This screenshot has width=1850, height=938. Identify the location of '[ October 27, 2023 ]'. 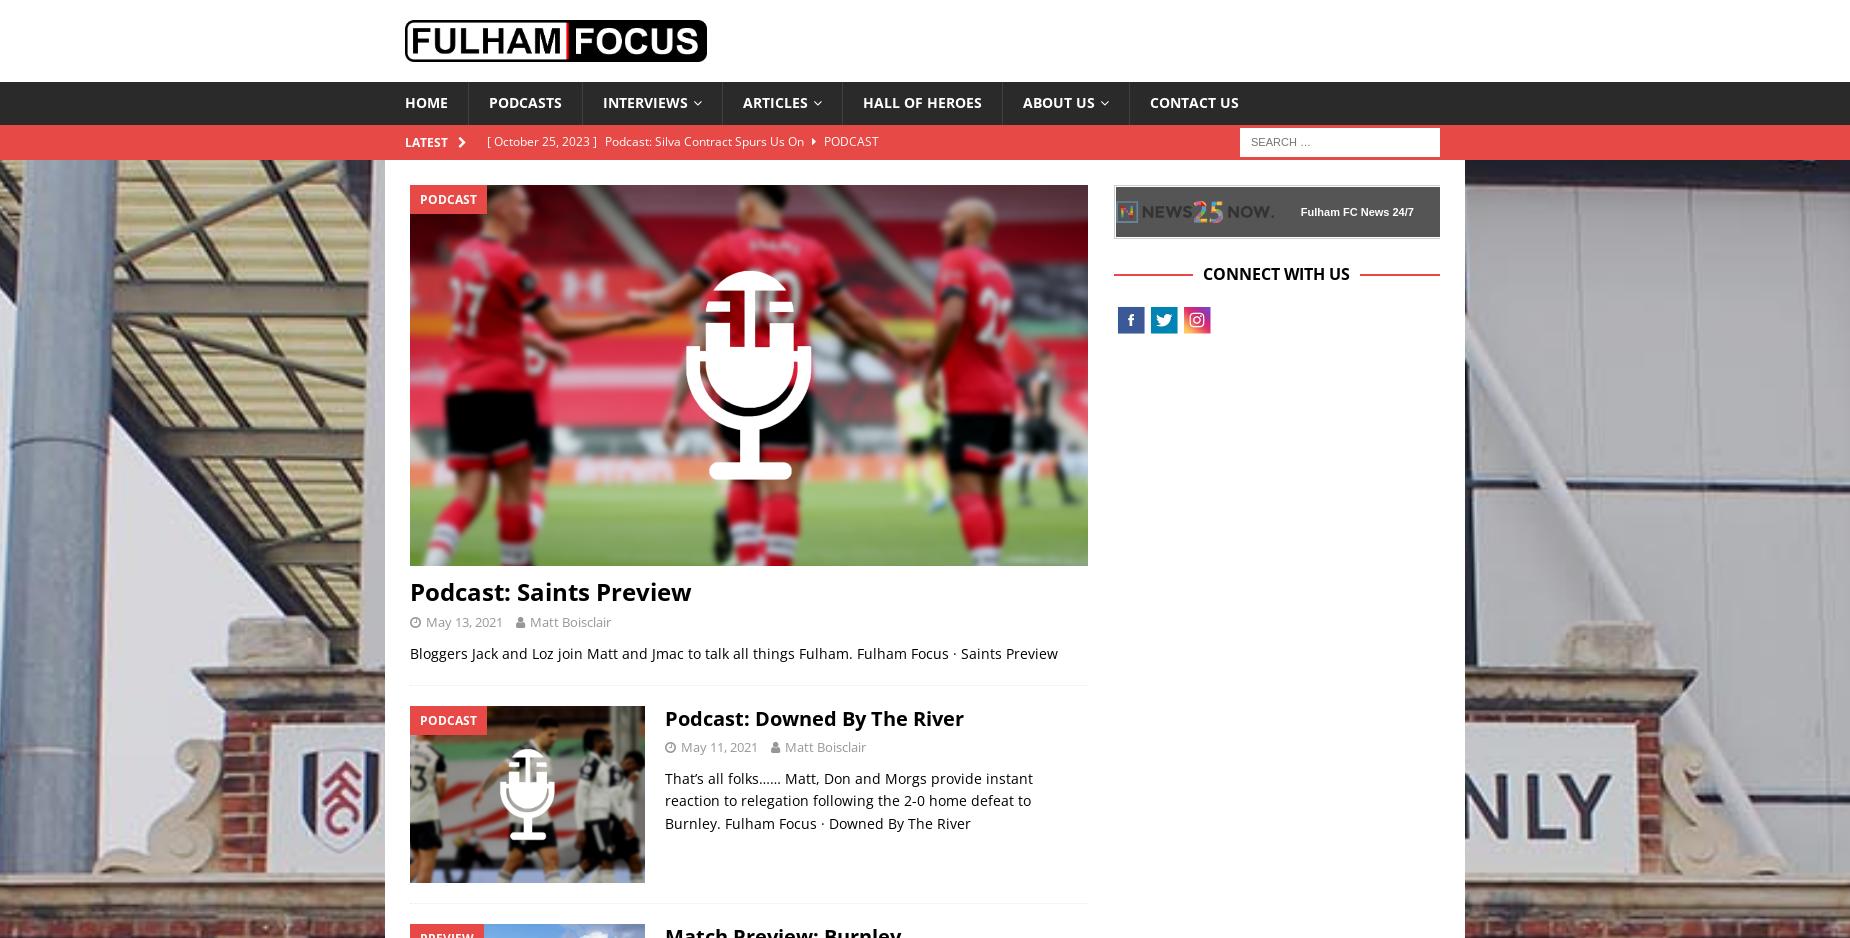
(486, 241).